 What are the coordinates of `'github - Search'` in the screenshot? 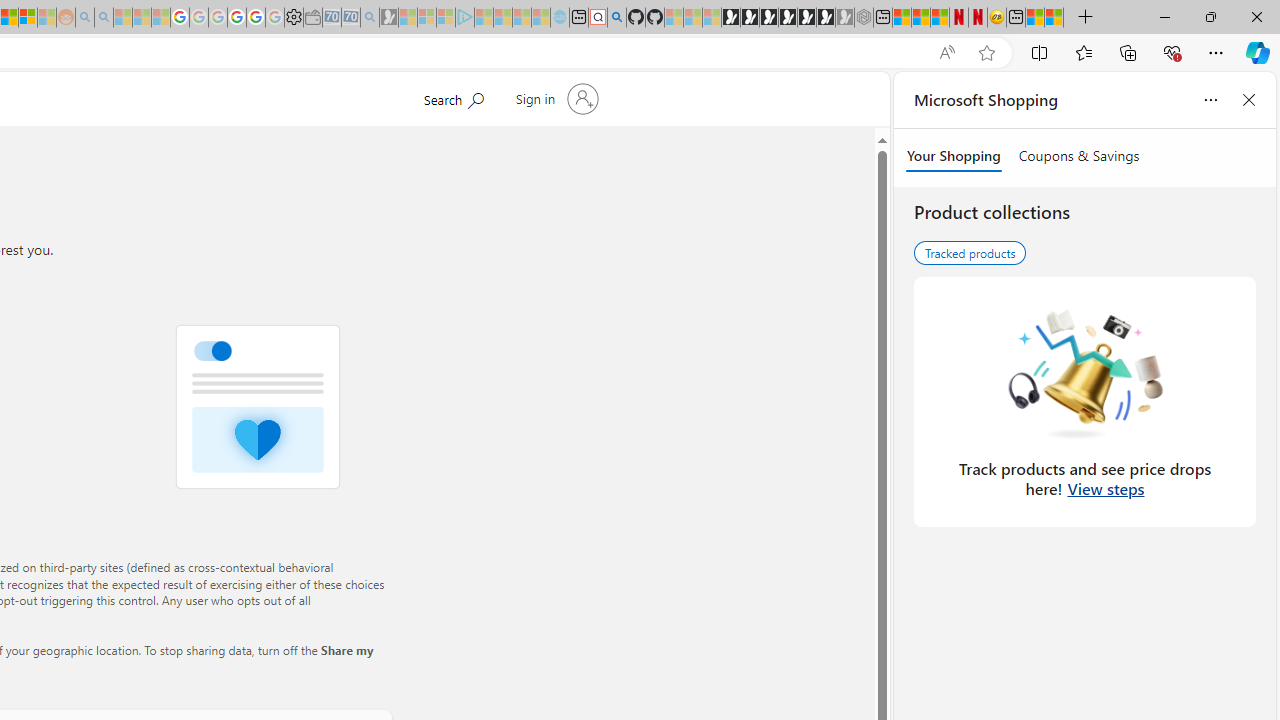 It's located at (615, 17).